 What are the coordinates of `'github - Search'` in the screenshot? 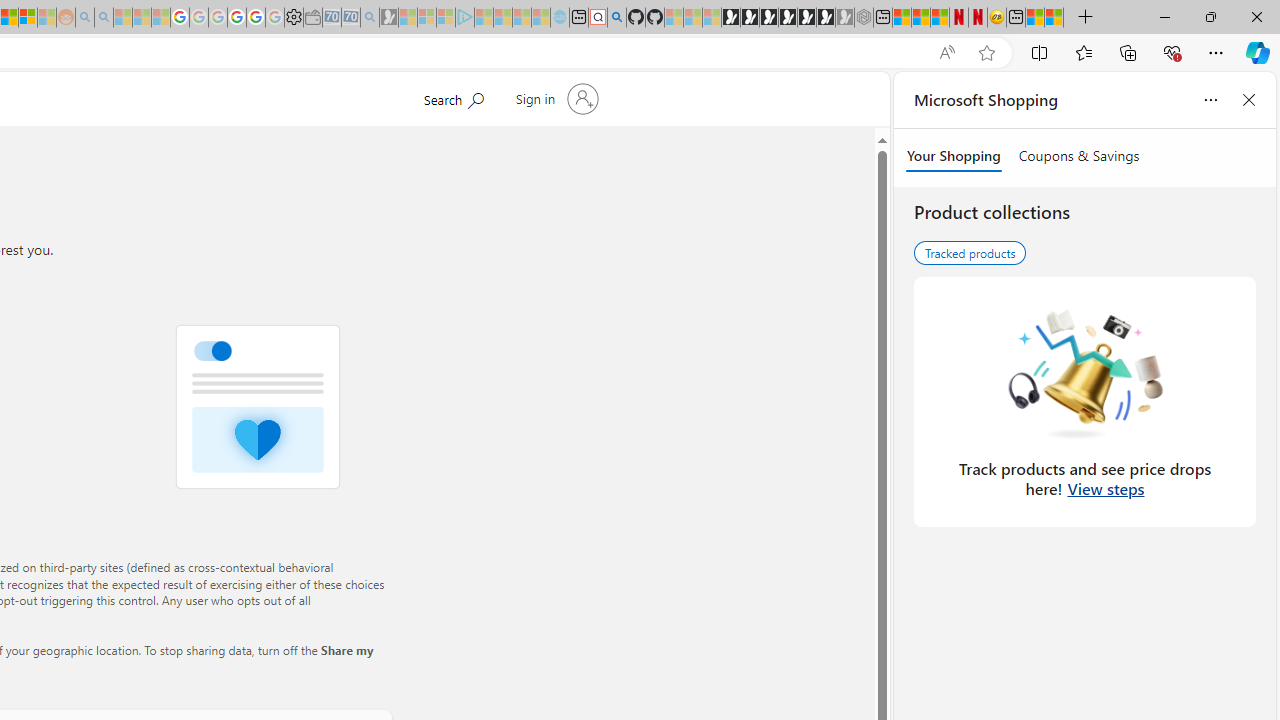 It's located at (615, 17).